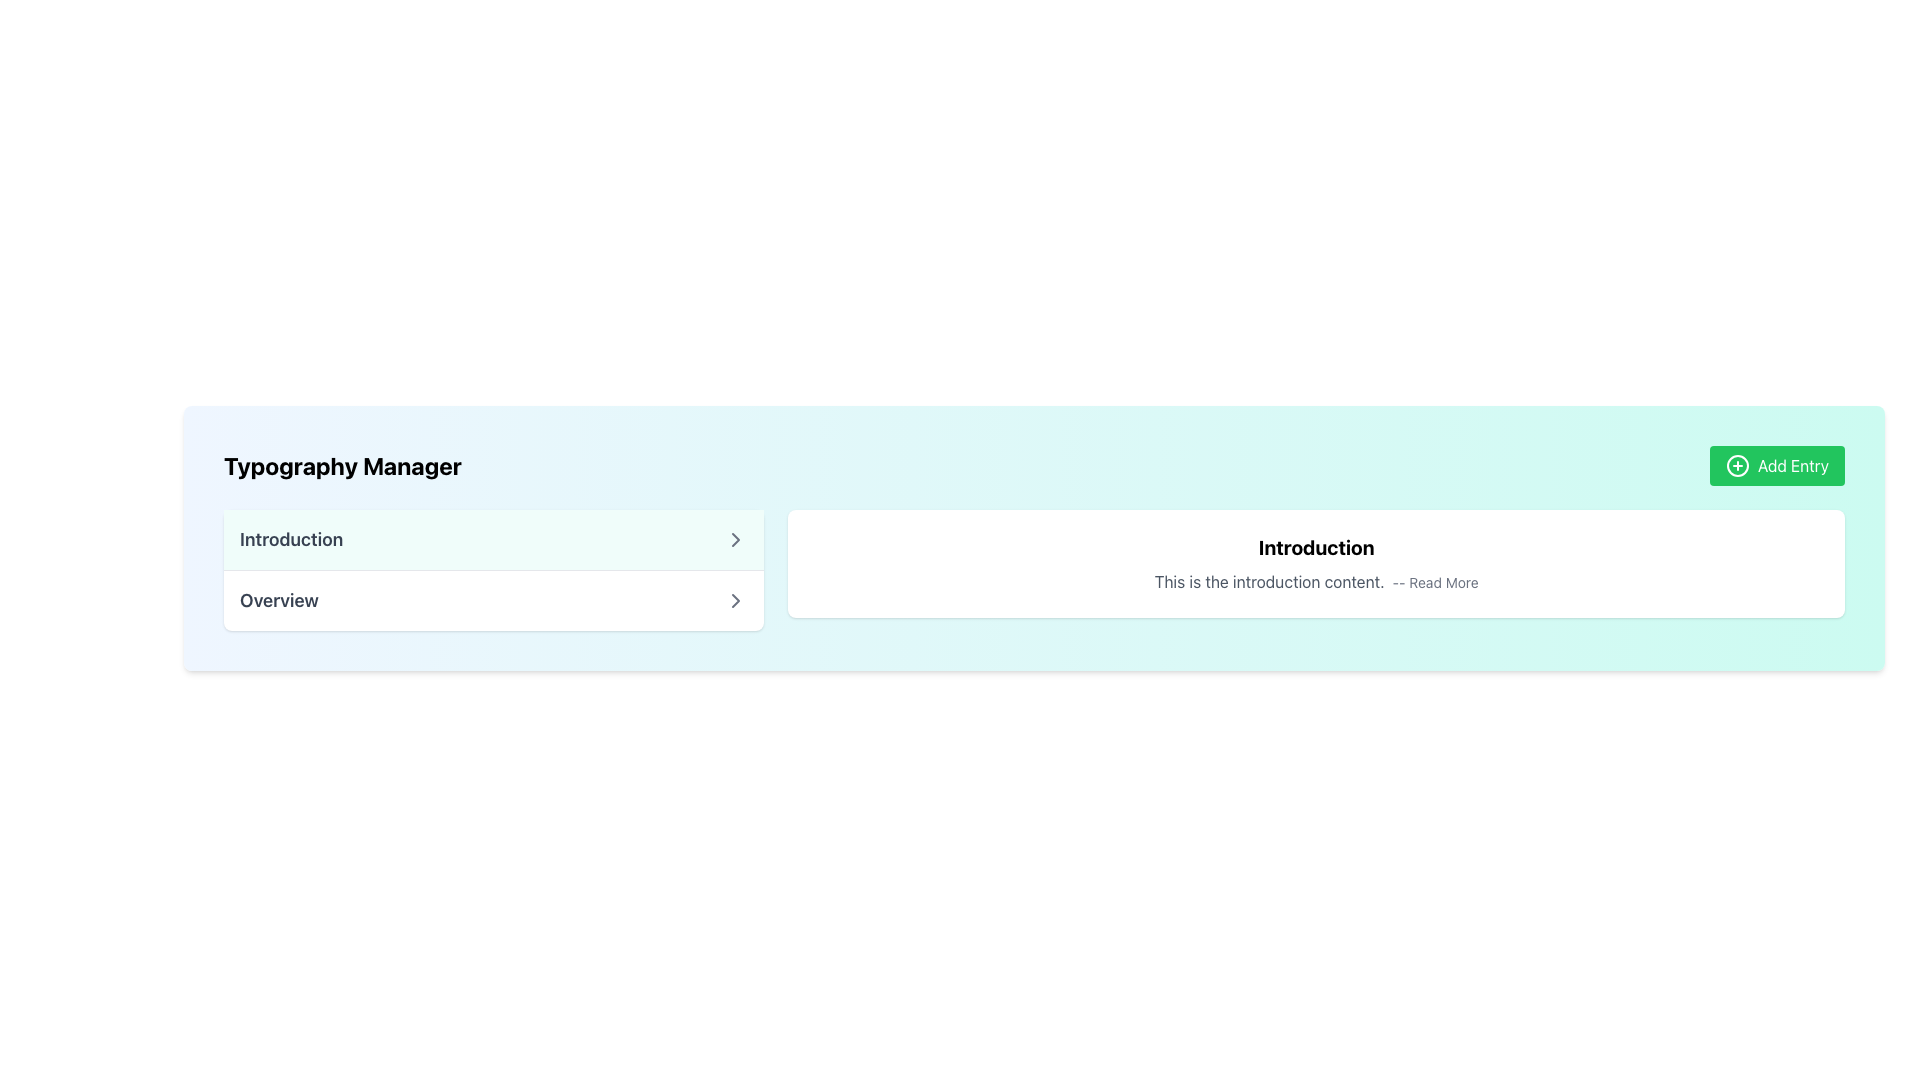  What do you see at coordinates (1736, 466) in the screenshot?
I see `the circular green icon with a plus symbol inside the 'Add Entry' button located at the top-right corner of the interface` at bounding box center [1736, 466].